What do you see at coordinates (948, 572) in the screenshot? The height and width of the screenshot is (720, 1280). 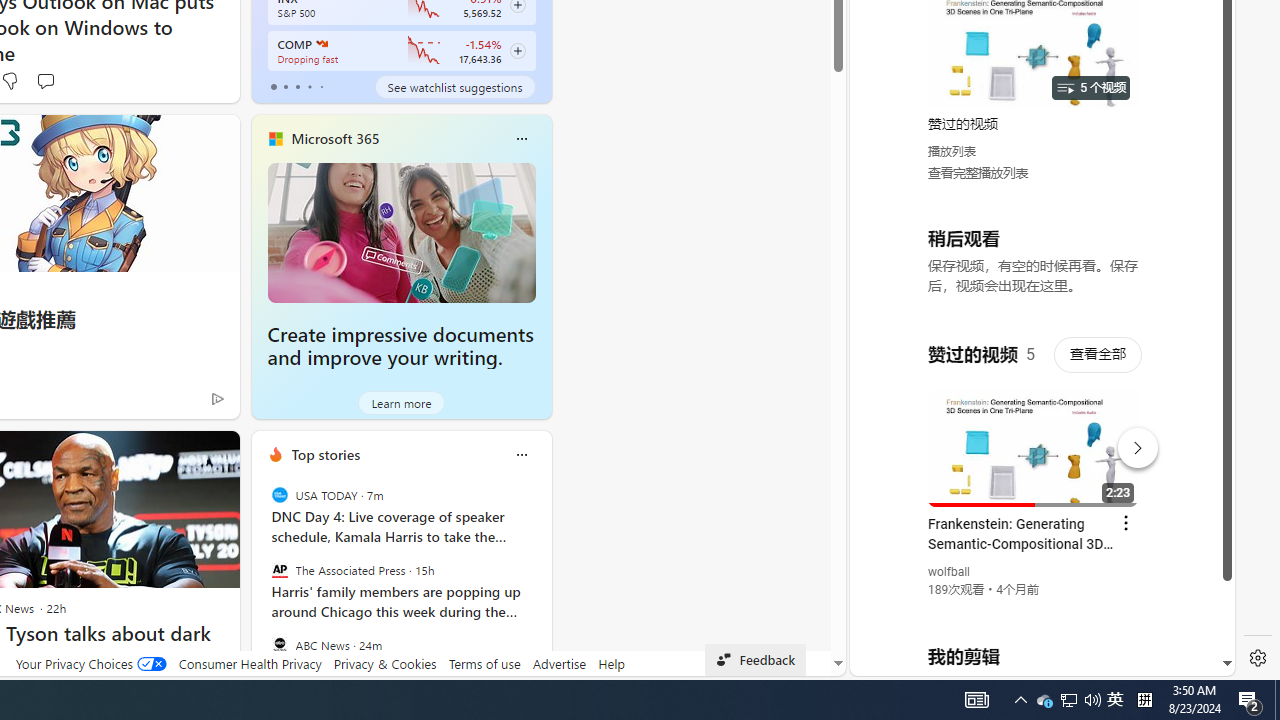 I see `'wolfball'` at bounding box center [948, 572].